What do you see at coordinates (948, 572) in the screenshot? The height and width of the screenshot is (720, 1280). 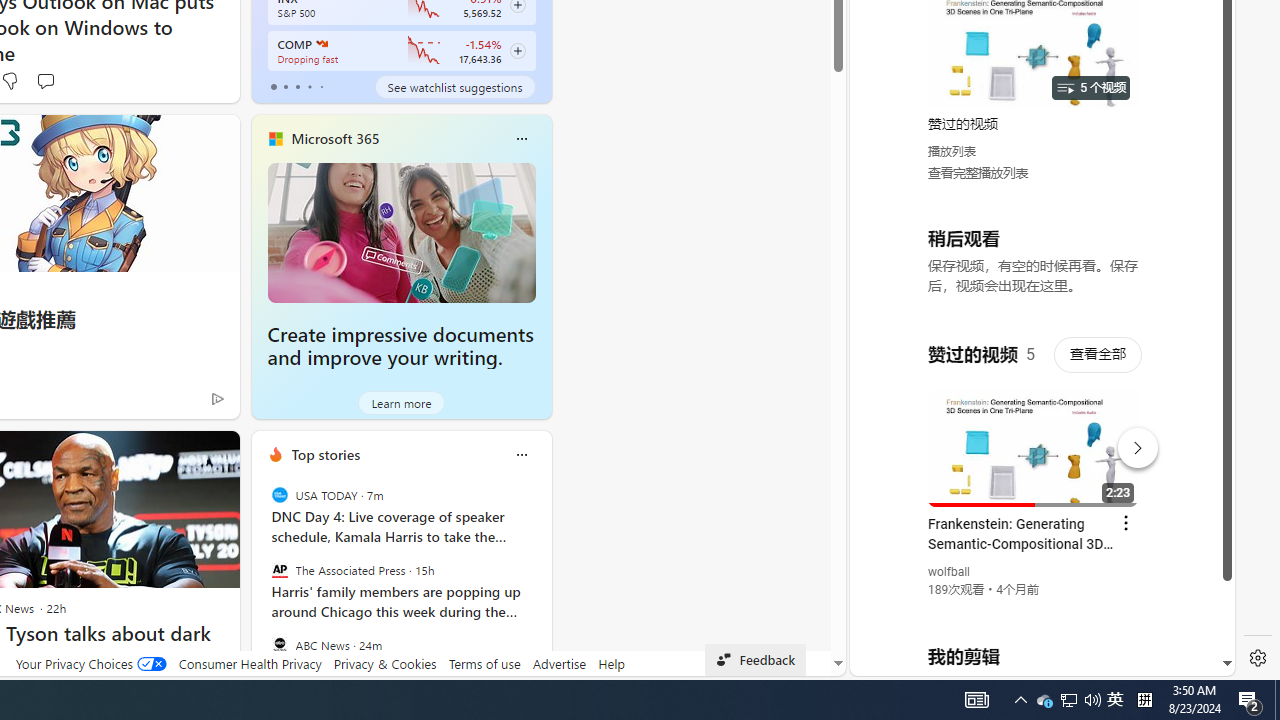 I see `'wolfball'` at bounding box center [948, 572].